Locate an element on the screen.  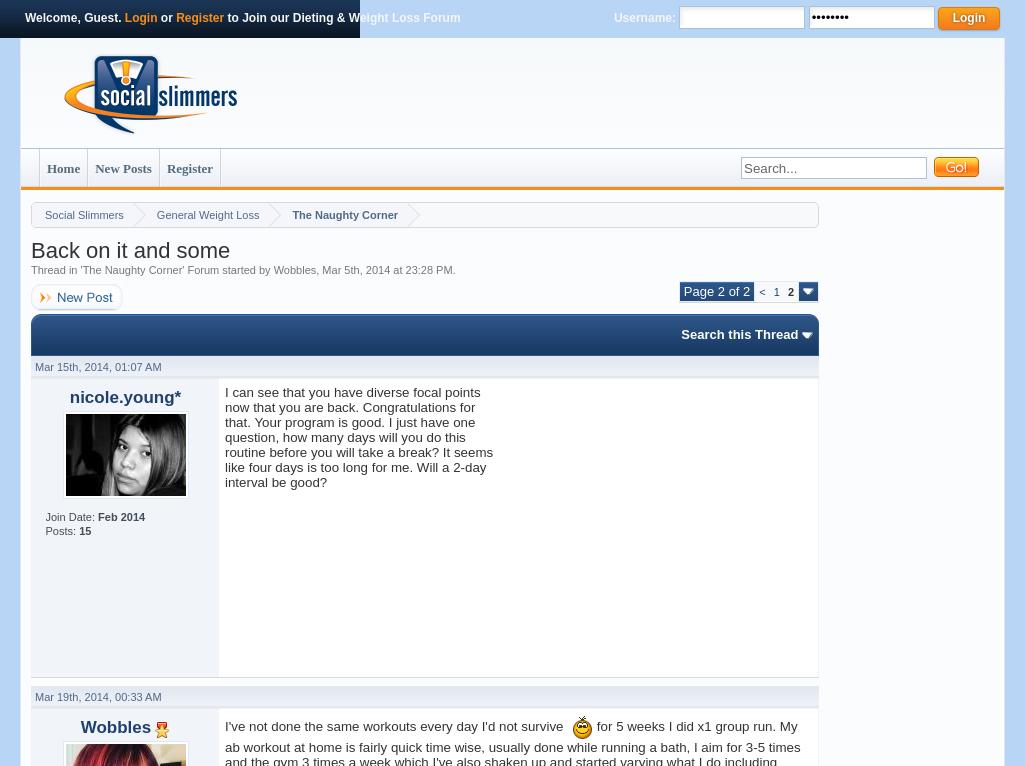
'I've not done the same workouts every day I'd not survive' is located at coordinates (395, 725).